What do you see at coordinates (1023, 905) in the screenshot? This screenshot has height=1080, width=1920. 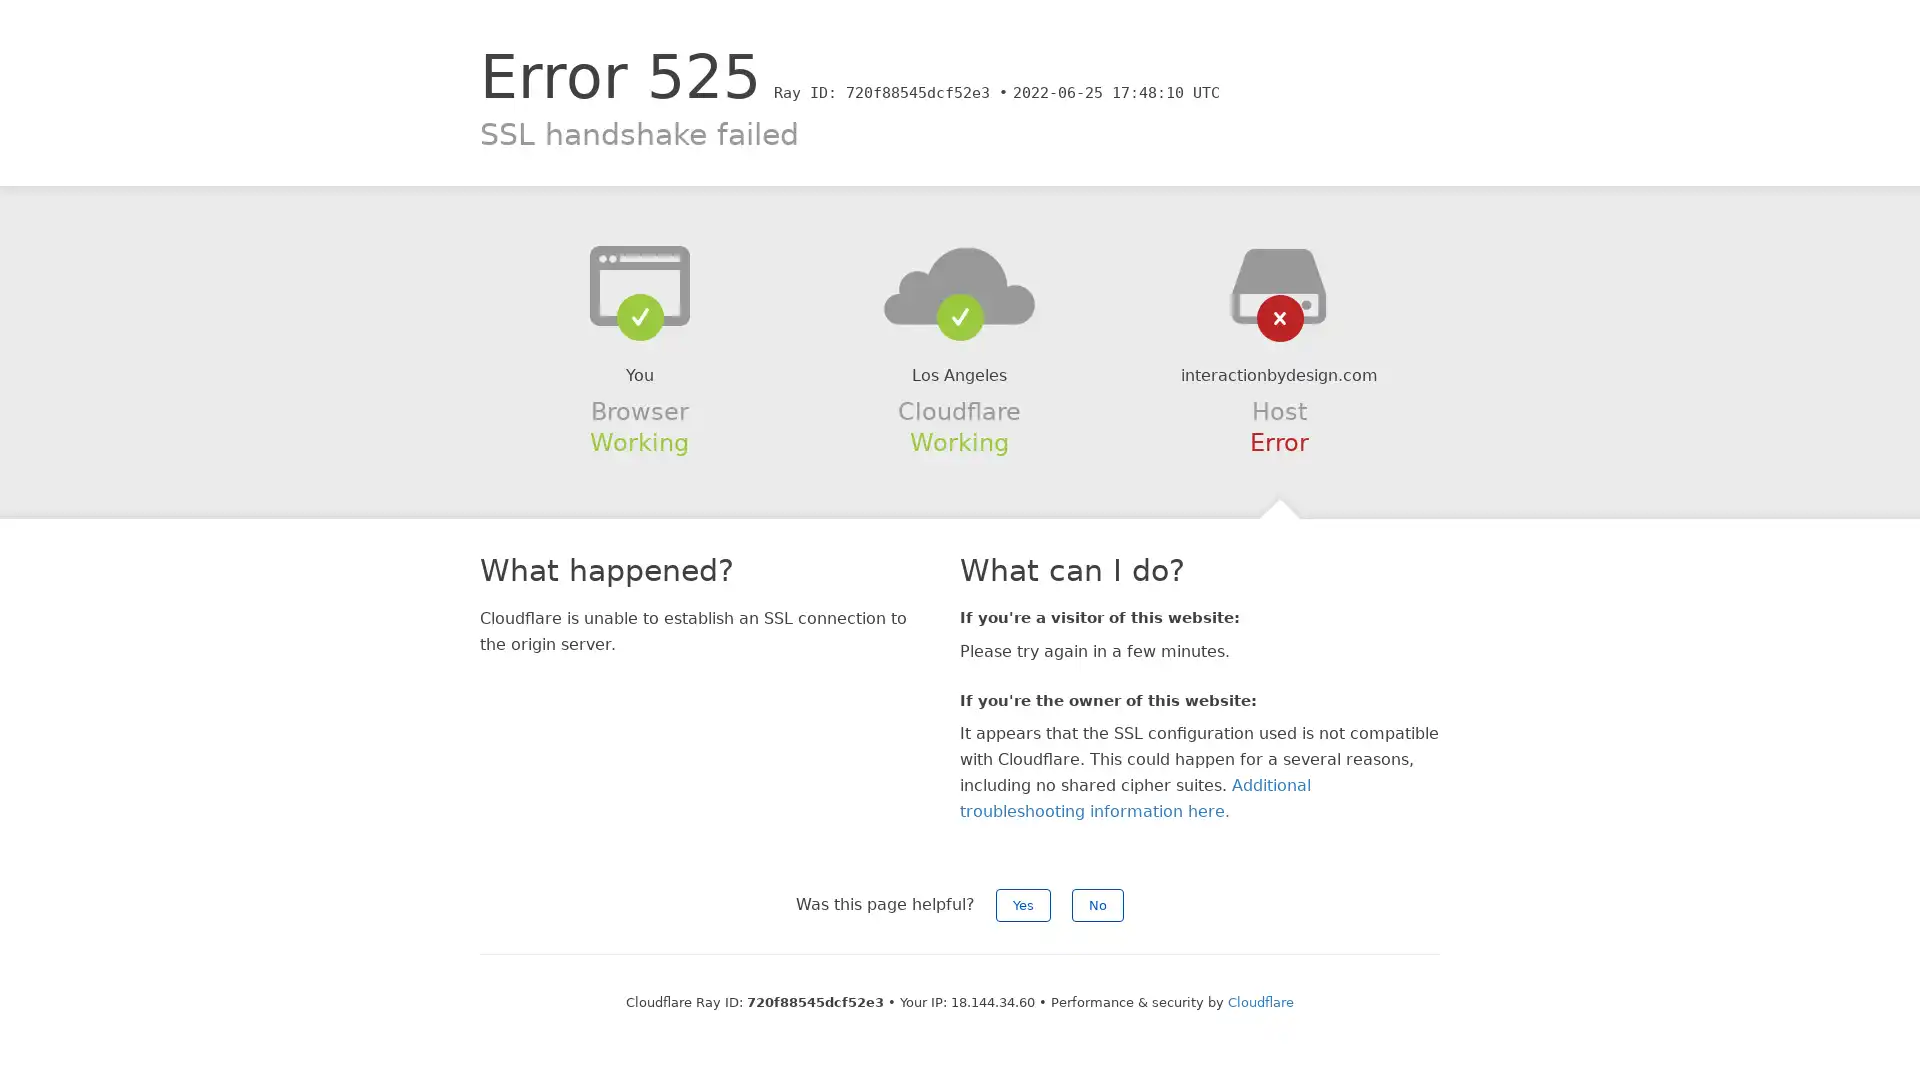 I see `Yes` at bounding box center [1023, 905].